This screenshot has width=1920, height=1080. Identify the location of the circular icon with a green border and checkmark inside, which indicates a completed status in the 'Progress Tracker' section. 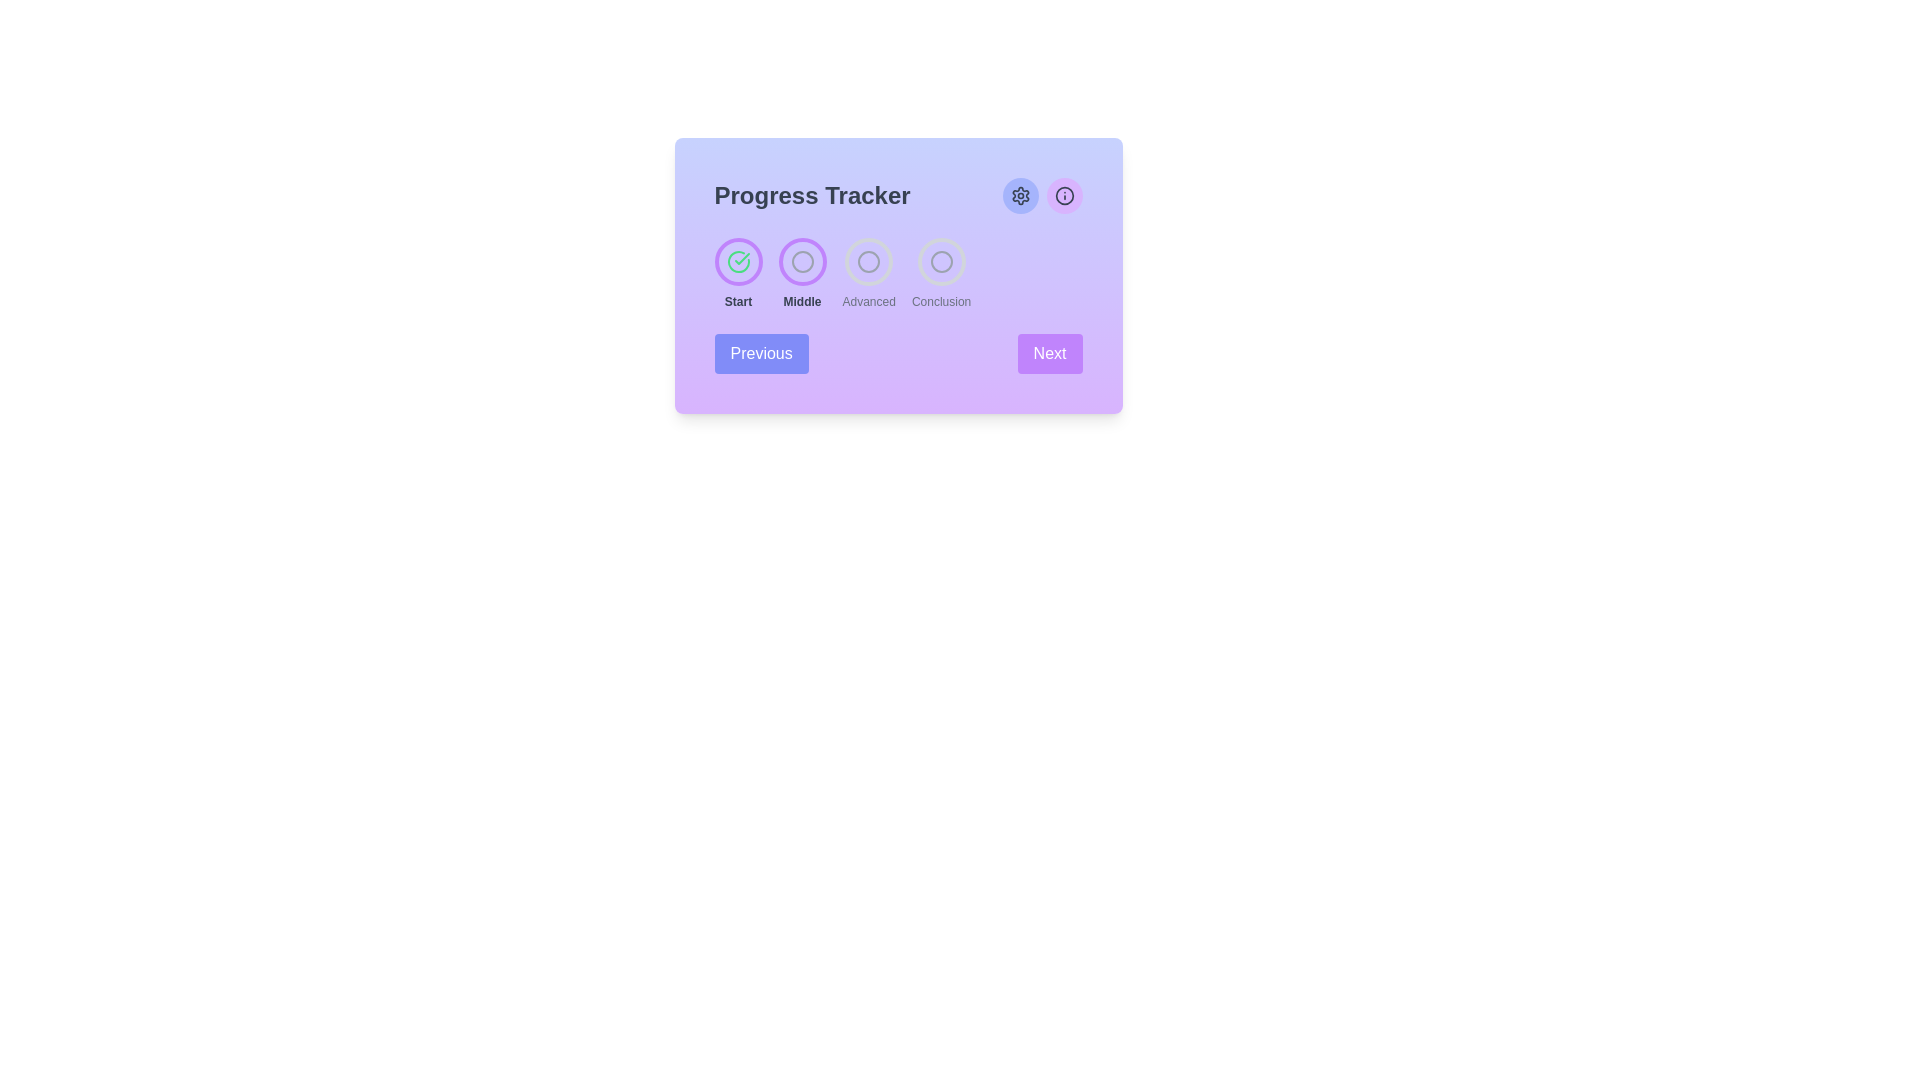
(737, 261).